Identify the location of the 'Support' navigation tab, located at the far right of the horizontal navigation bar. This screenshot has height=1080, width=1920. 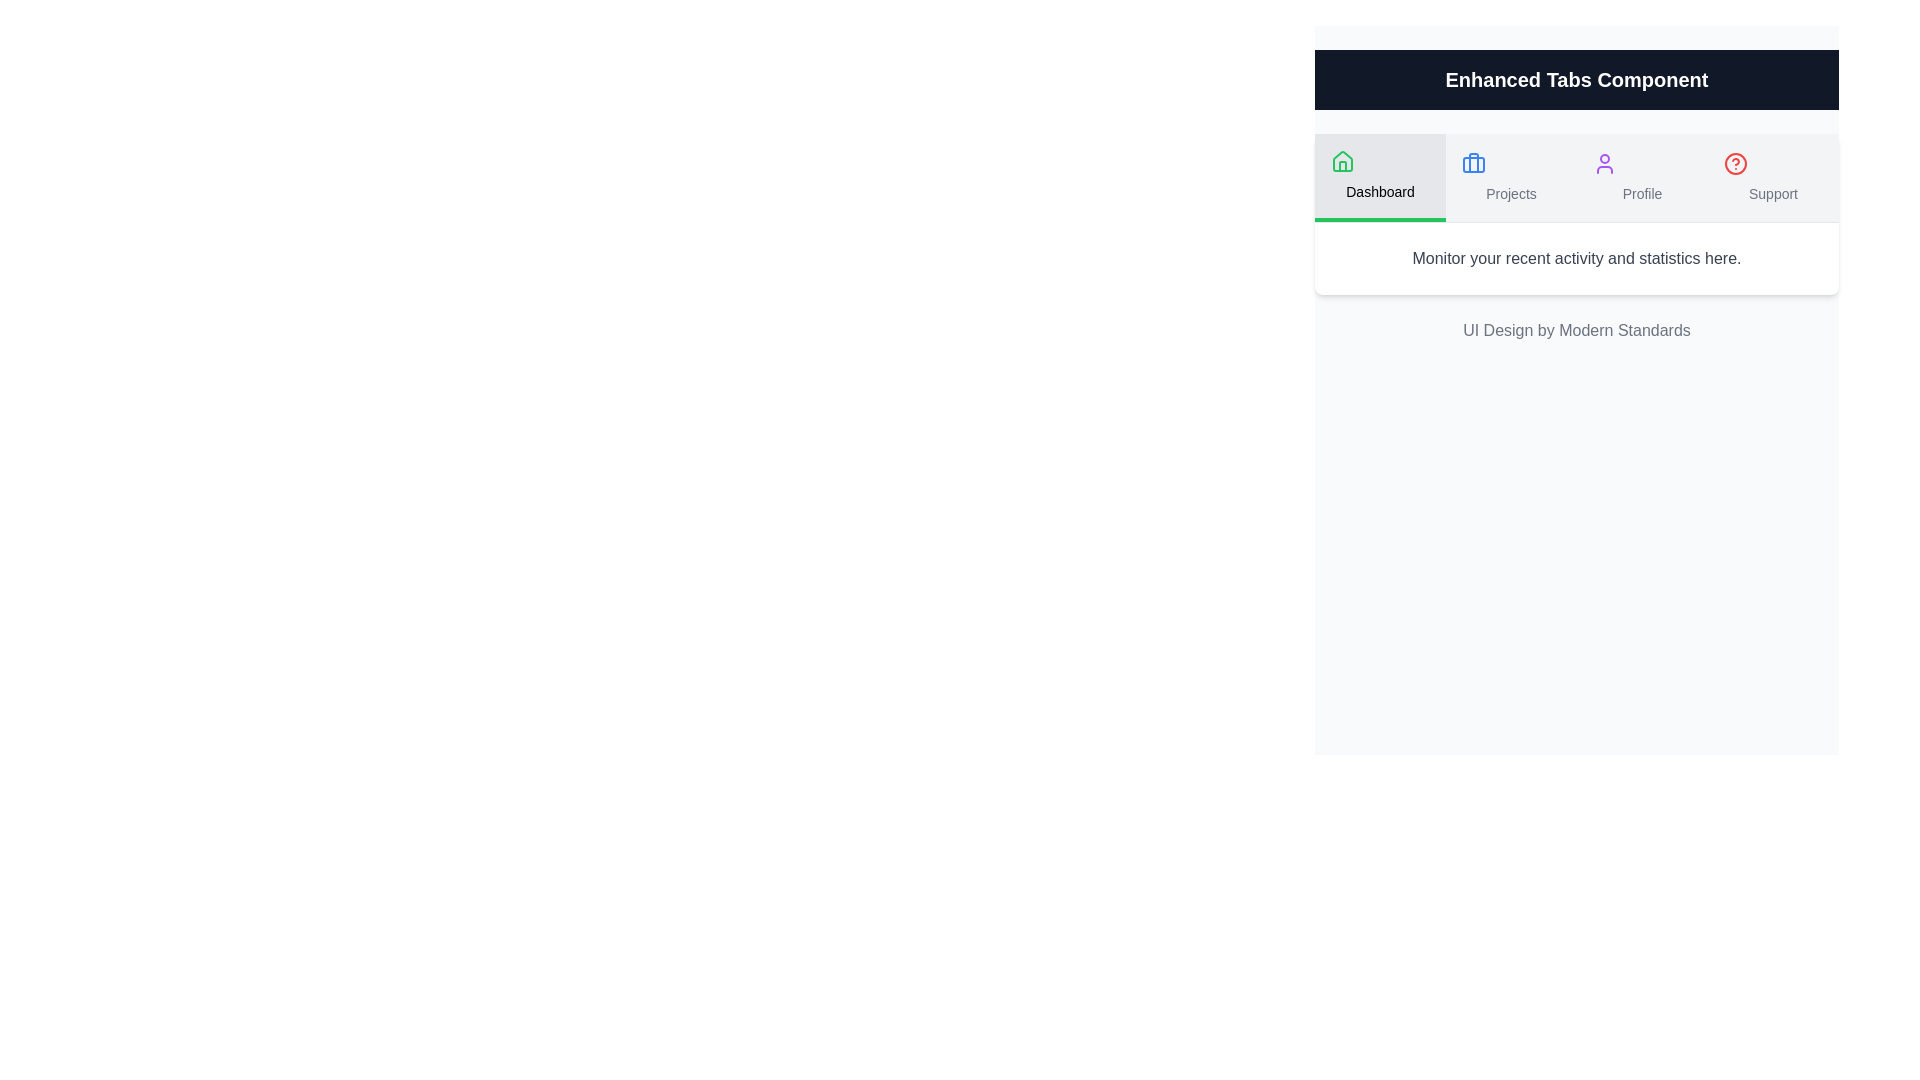
(1773, 176).